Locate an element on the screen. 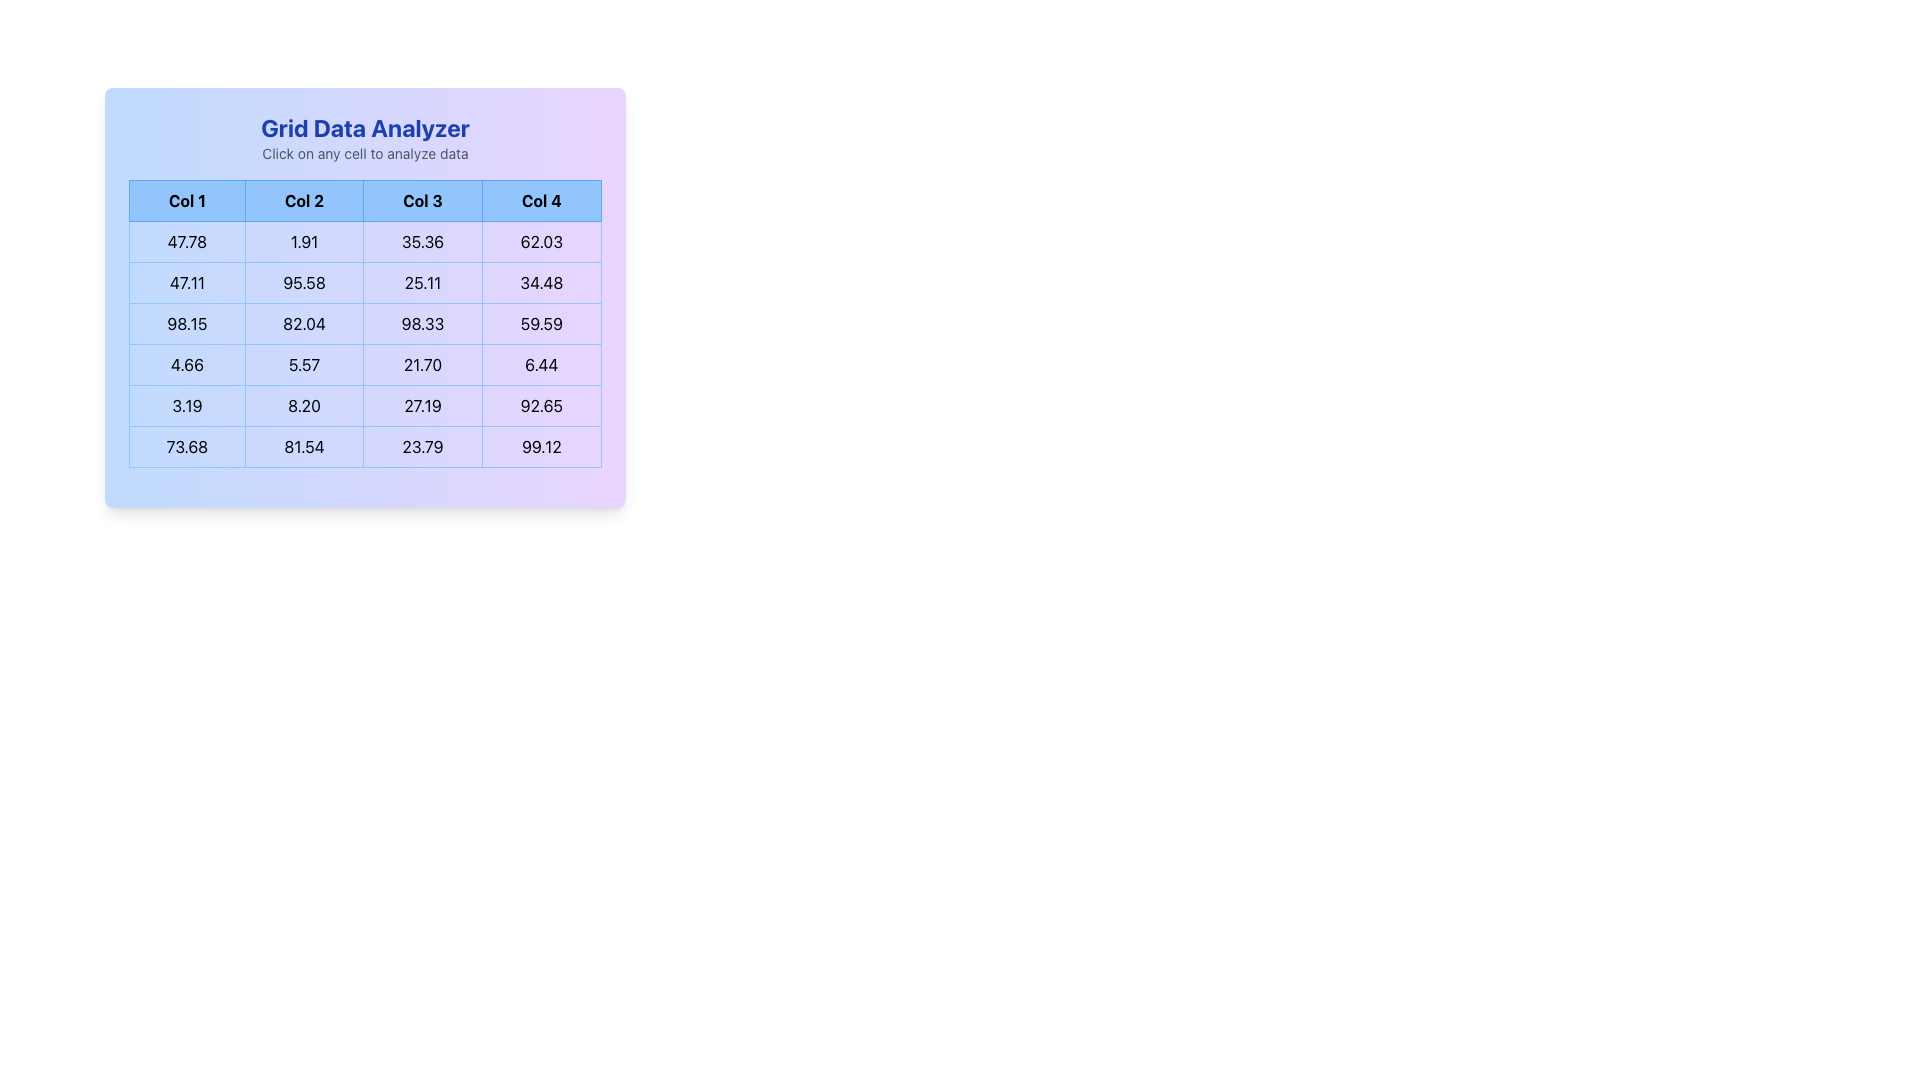 The image size is (1920, 1080). numeric value '95.58' from the table cell located in the second column of the second row, which has a light blue background and is bordered for visibility is located at coordinates (303, 282).